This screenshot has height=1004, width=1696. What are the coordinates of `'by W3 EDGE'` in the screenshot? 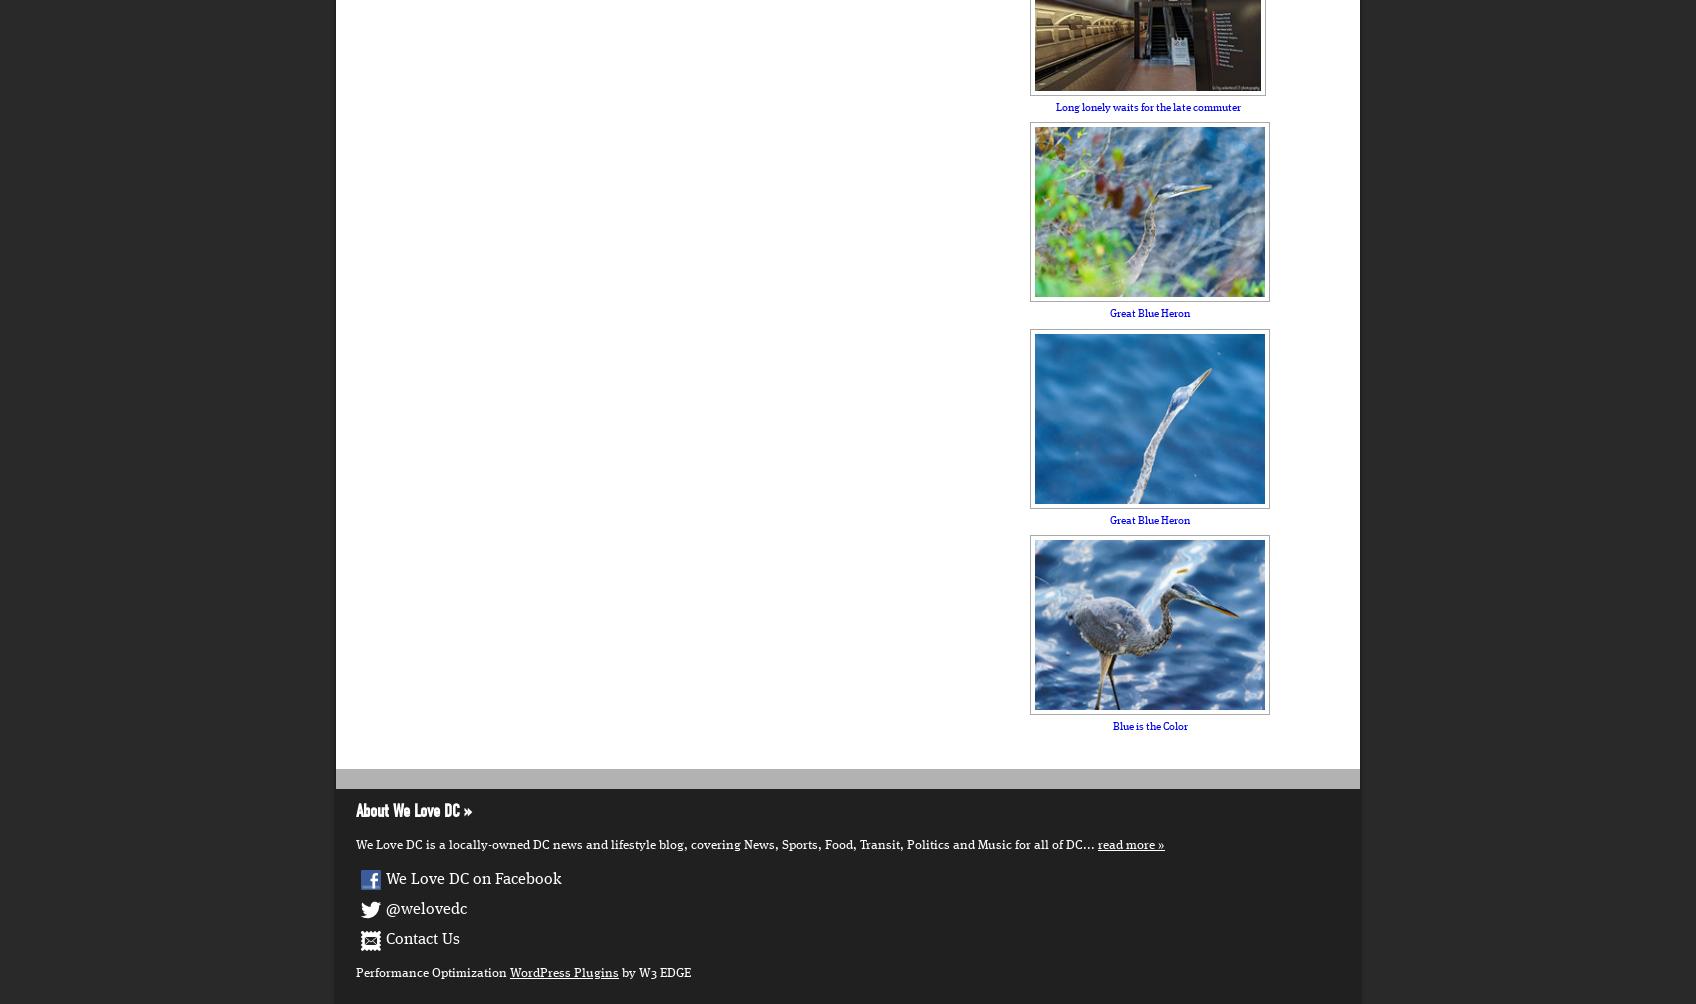 It's located at (653, 971).